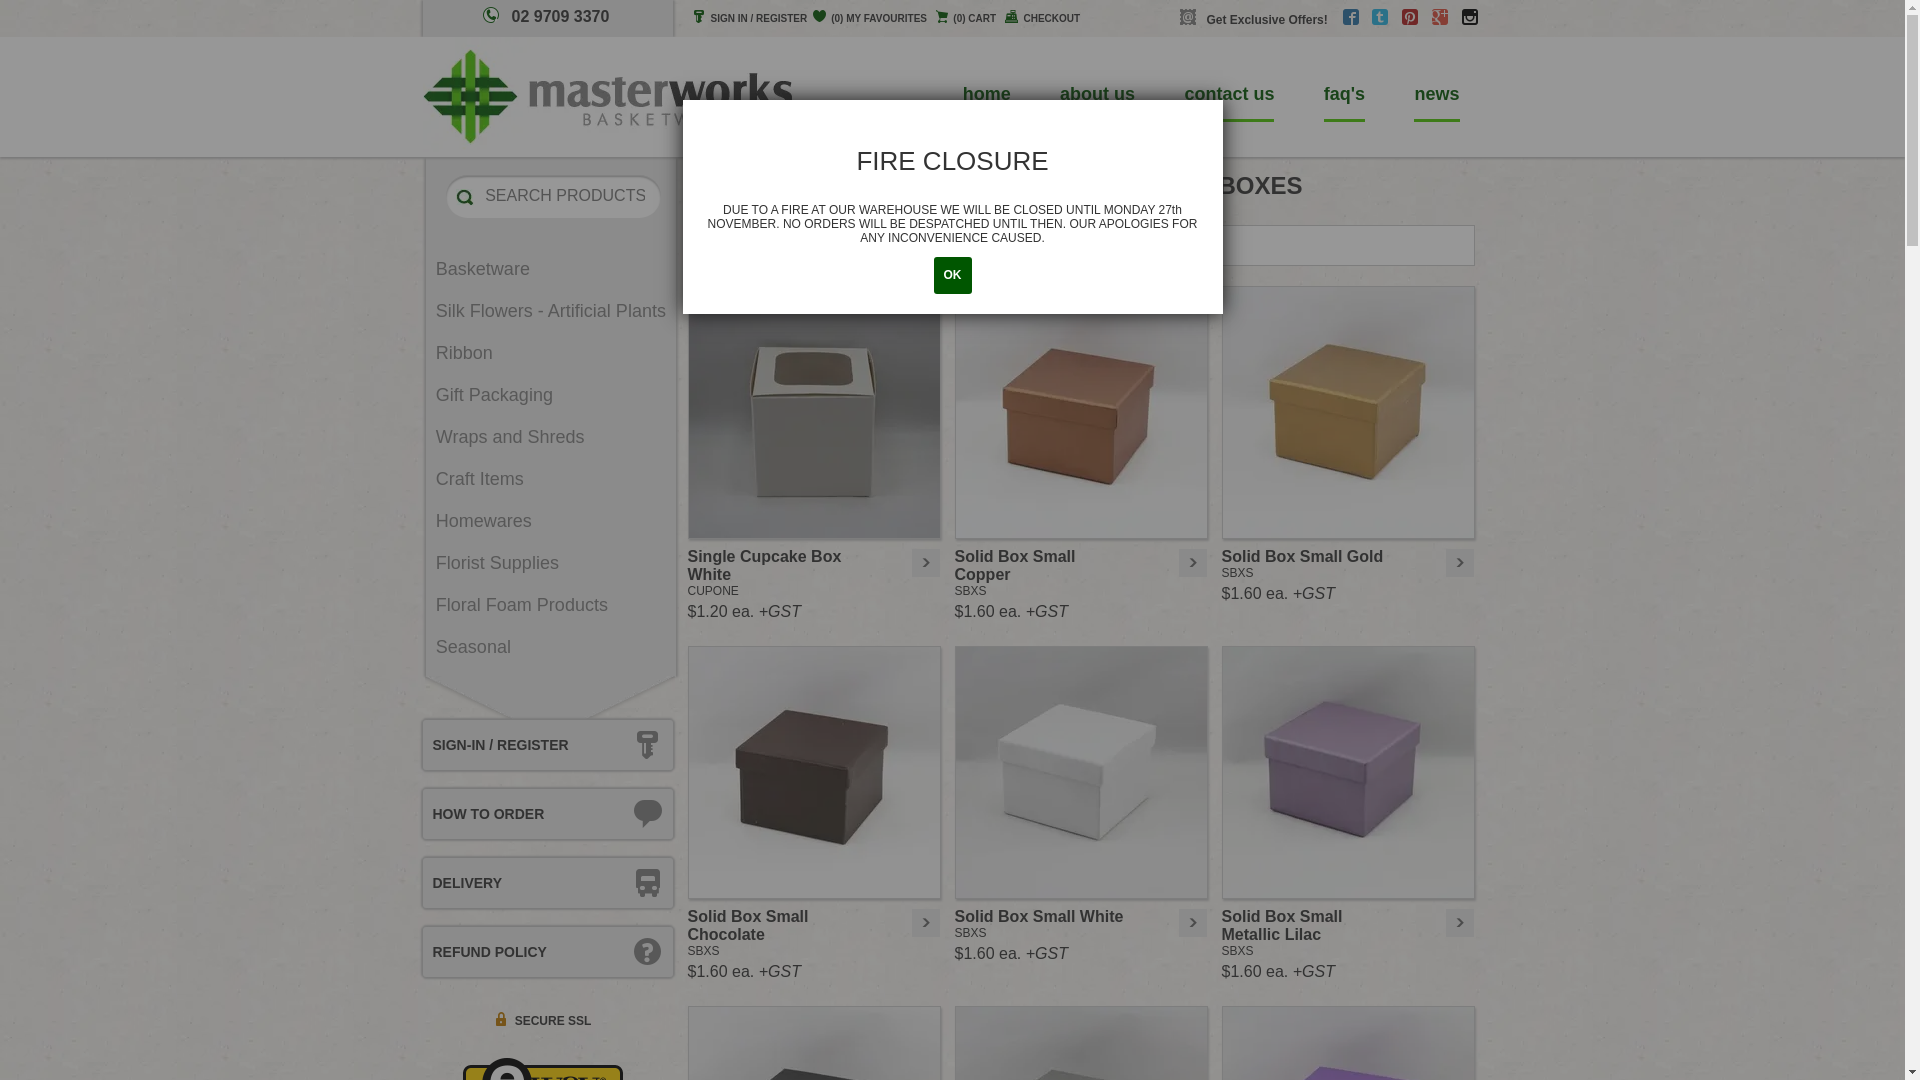 The height and width of the screenshot is (1080, 1920). I want to click on 'Solid Box Small Metallic Lilac', so click(1355, 771).